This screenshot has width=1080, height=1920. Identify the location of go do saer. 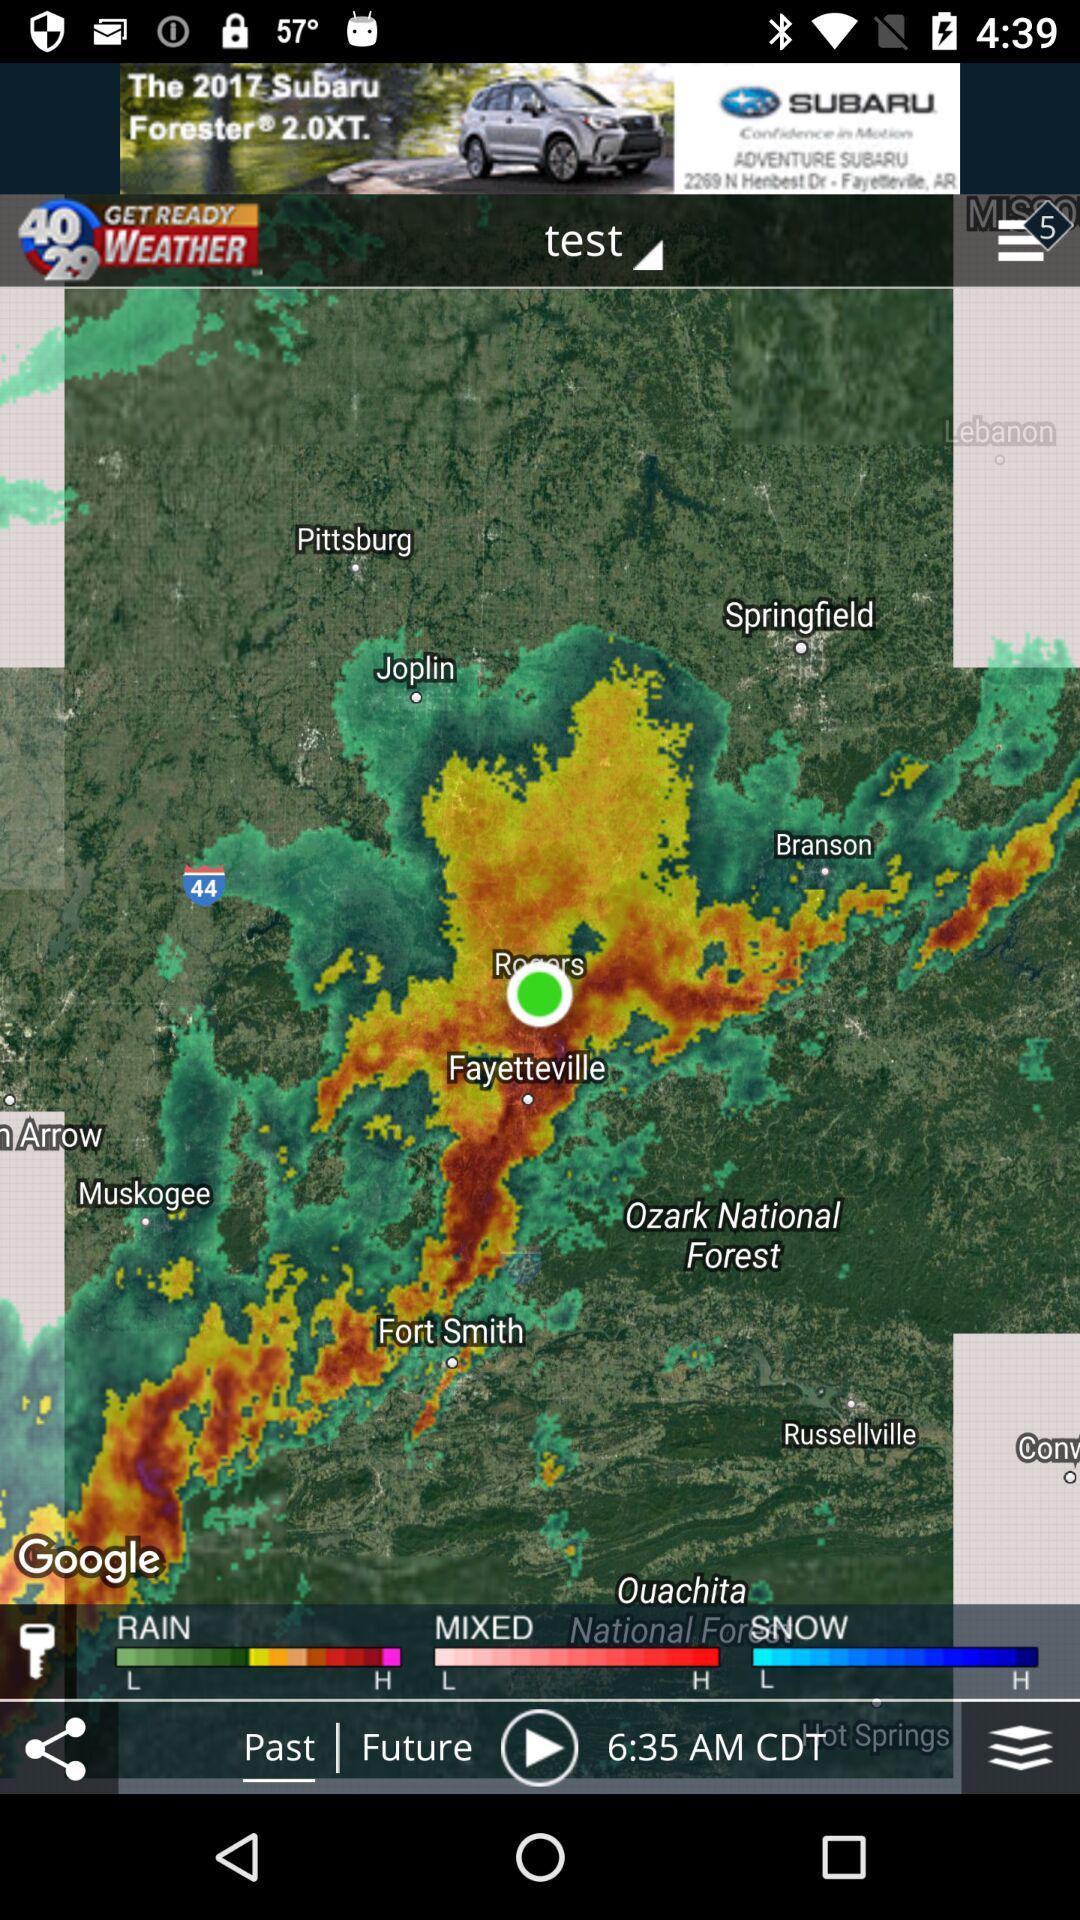
(58, 1746).